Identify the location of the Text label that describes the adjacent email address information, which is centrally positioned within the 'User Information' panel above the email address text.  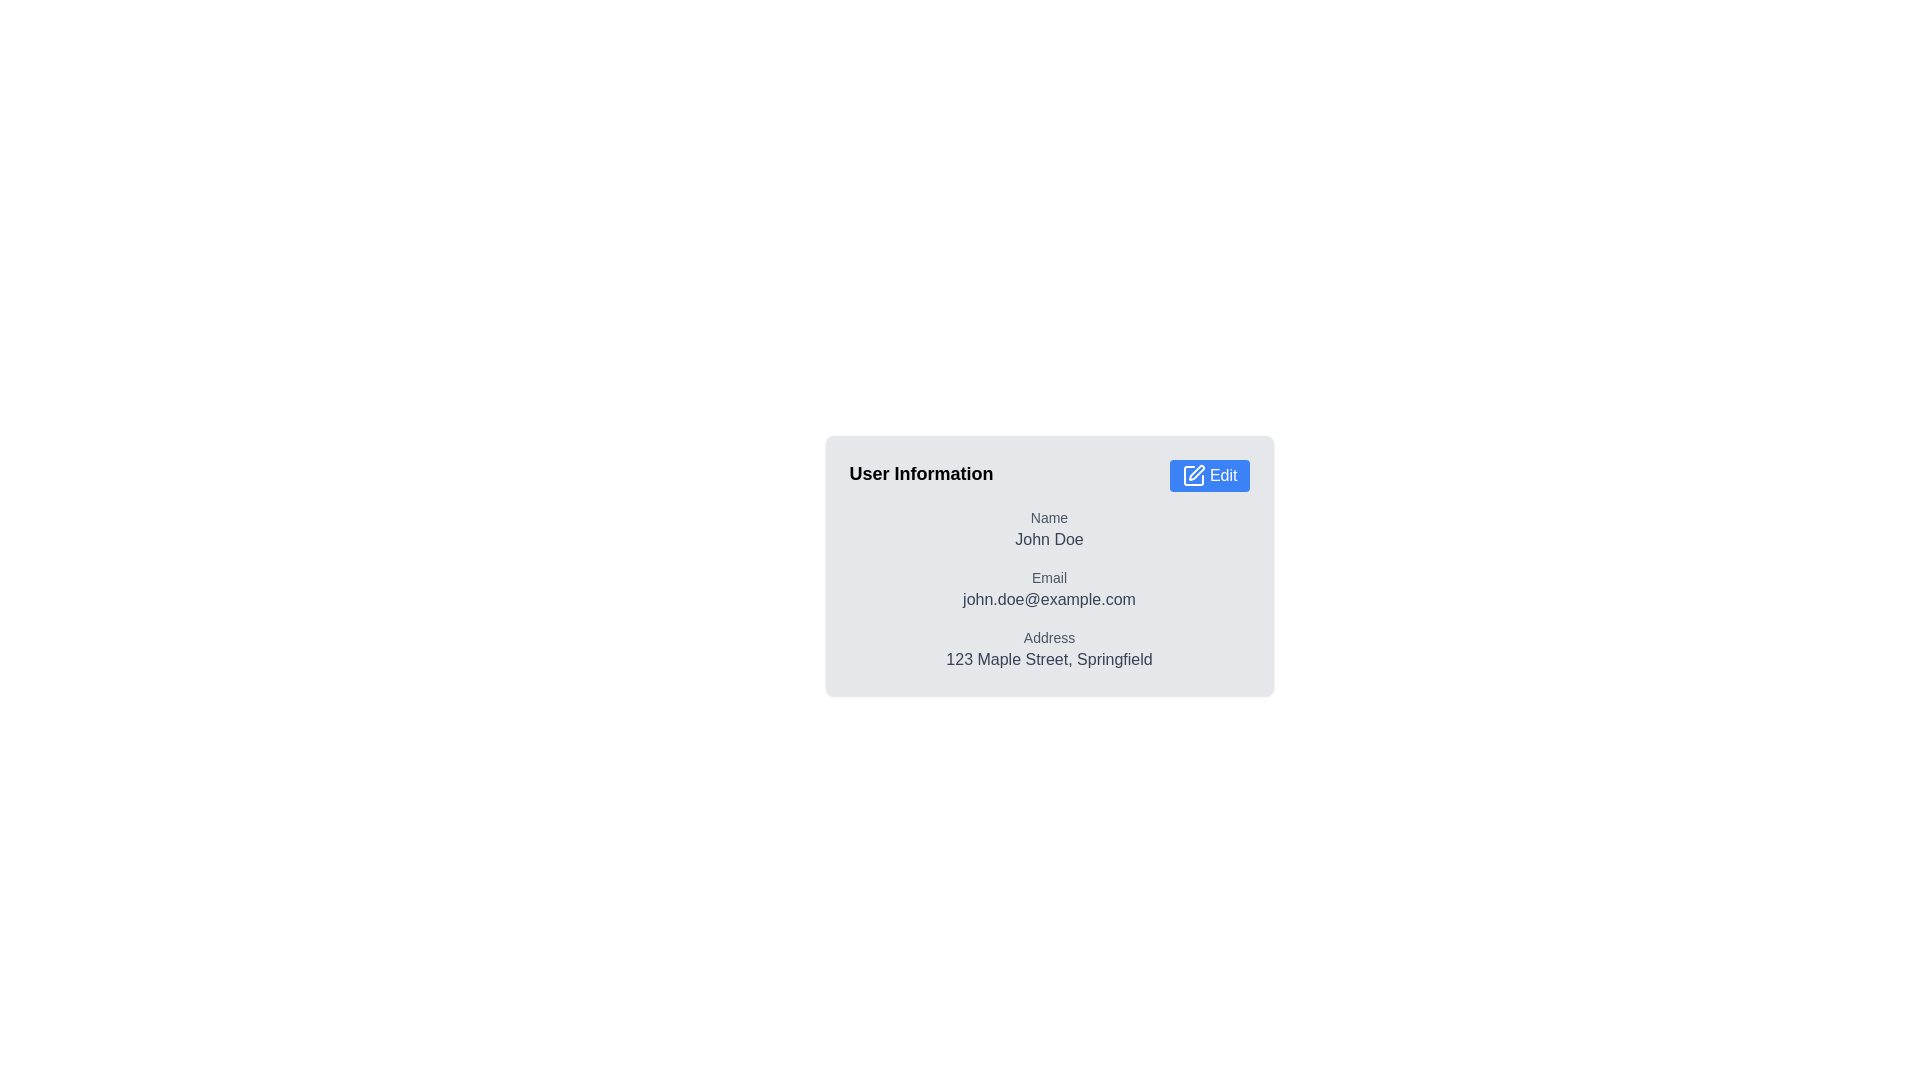
(1048, 578).